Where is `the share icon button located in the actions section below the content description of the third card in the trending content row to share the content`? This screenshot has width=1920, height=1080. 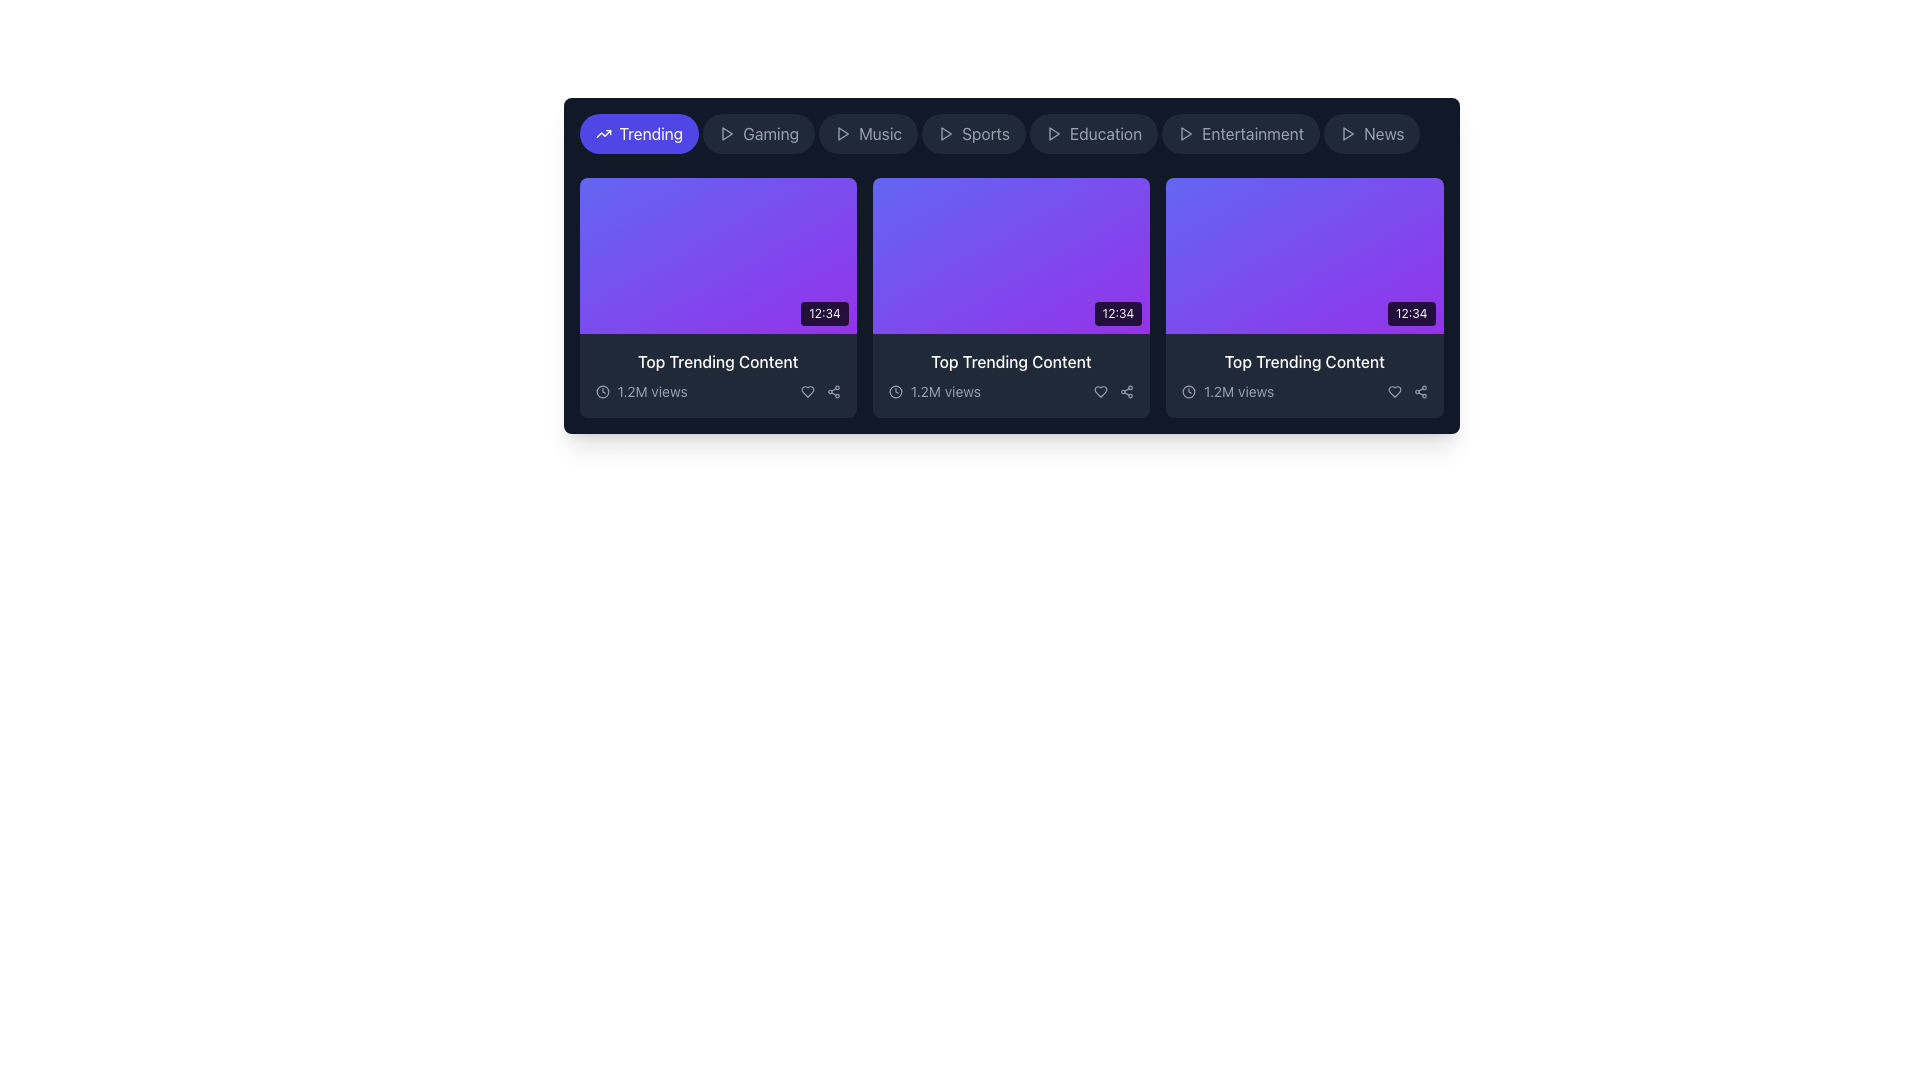
the share icon button located in the actions section below the content description of the third card in the trending content row to share the content is located at coordinates (833, 391).